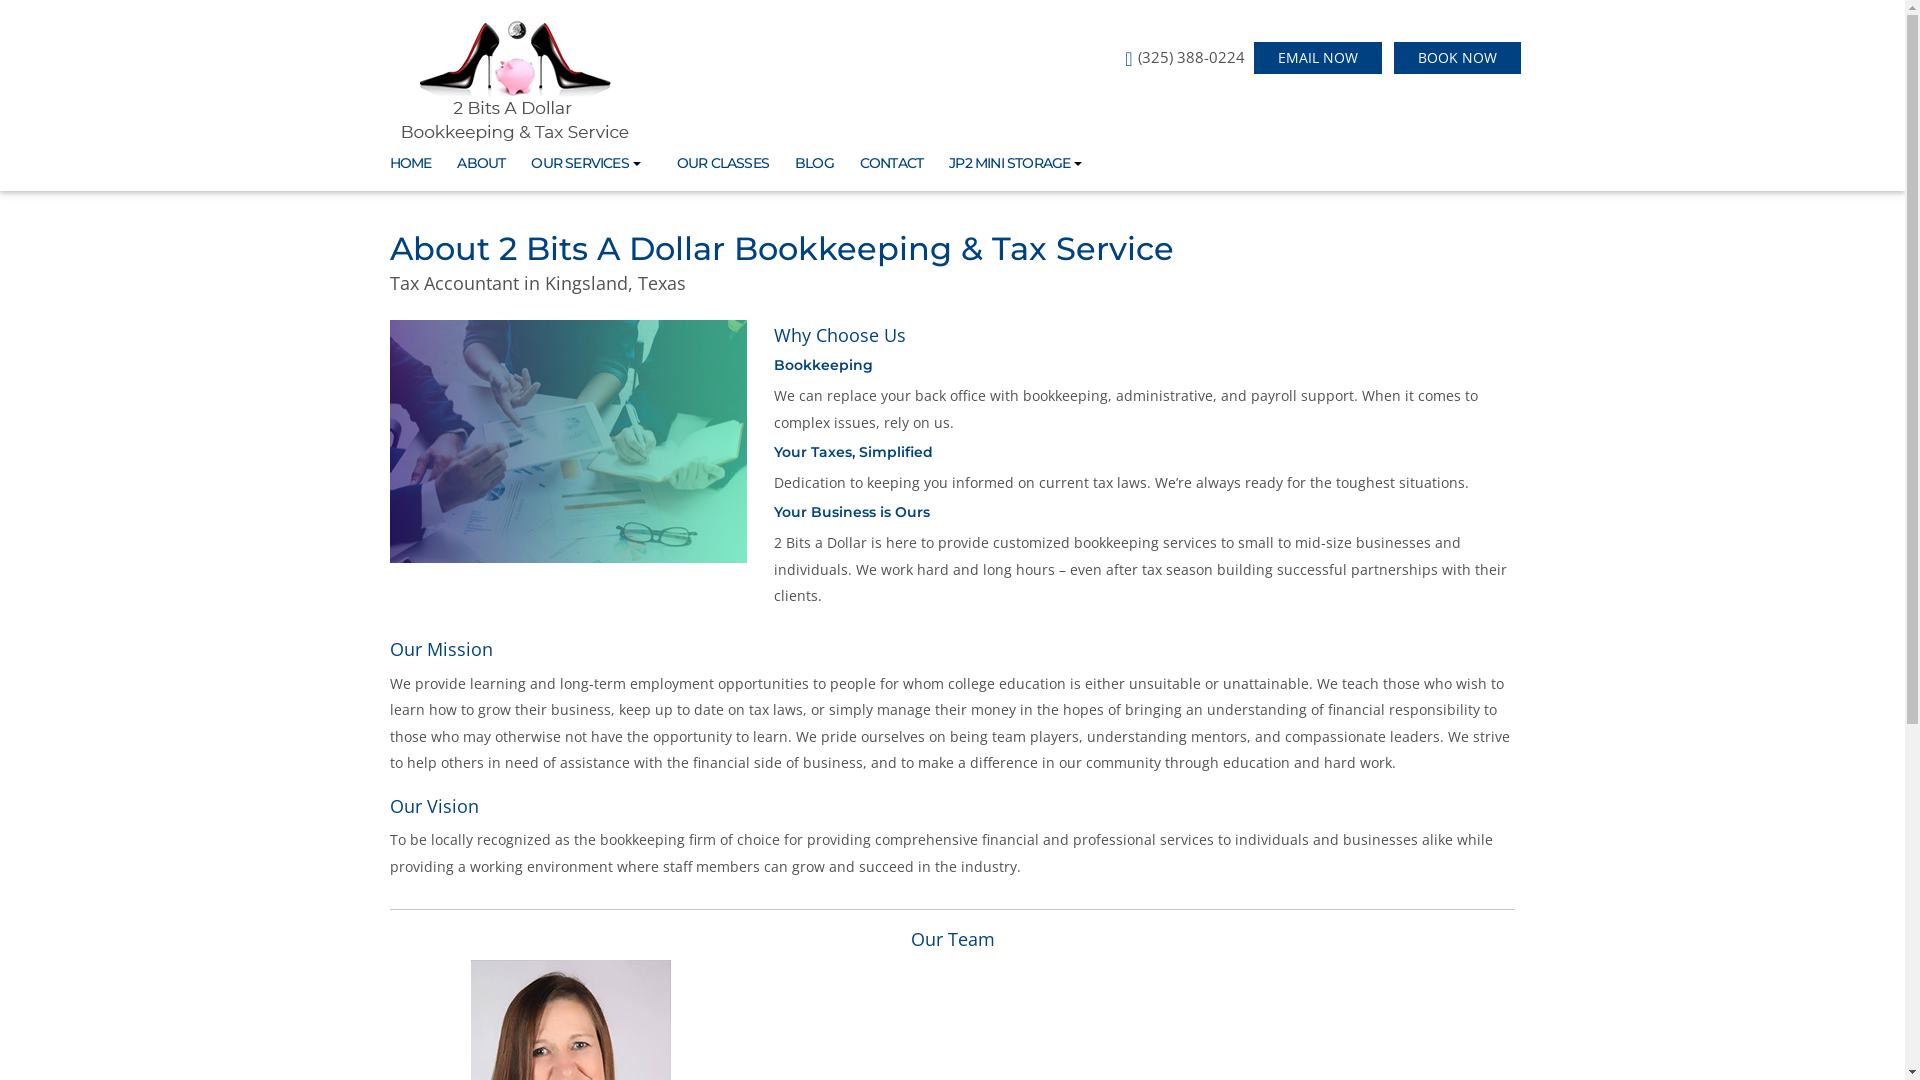 The height and width of the screenshot is (1080, 1920). What do you see at coordinates (1318, 56) in the screenshot?
I see `'EMAIL NOW'` at bounding box center [1318, 56].